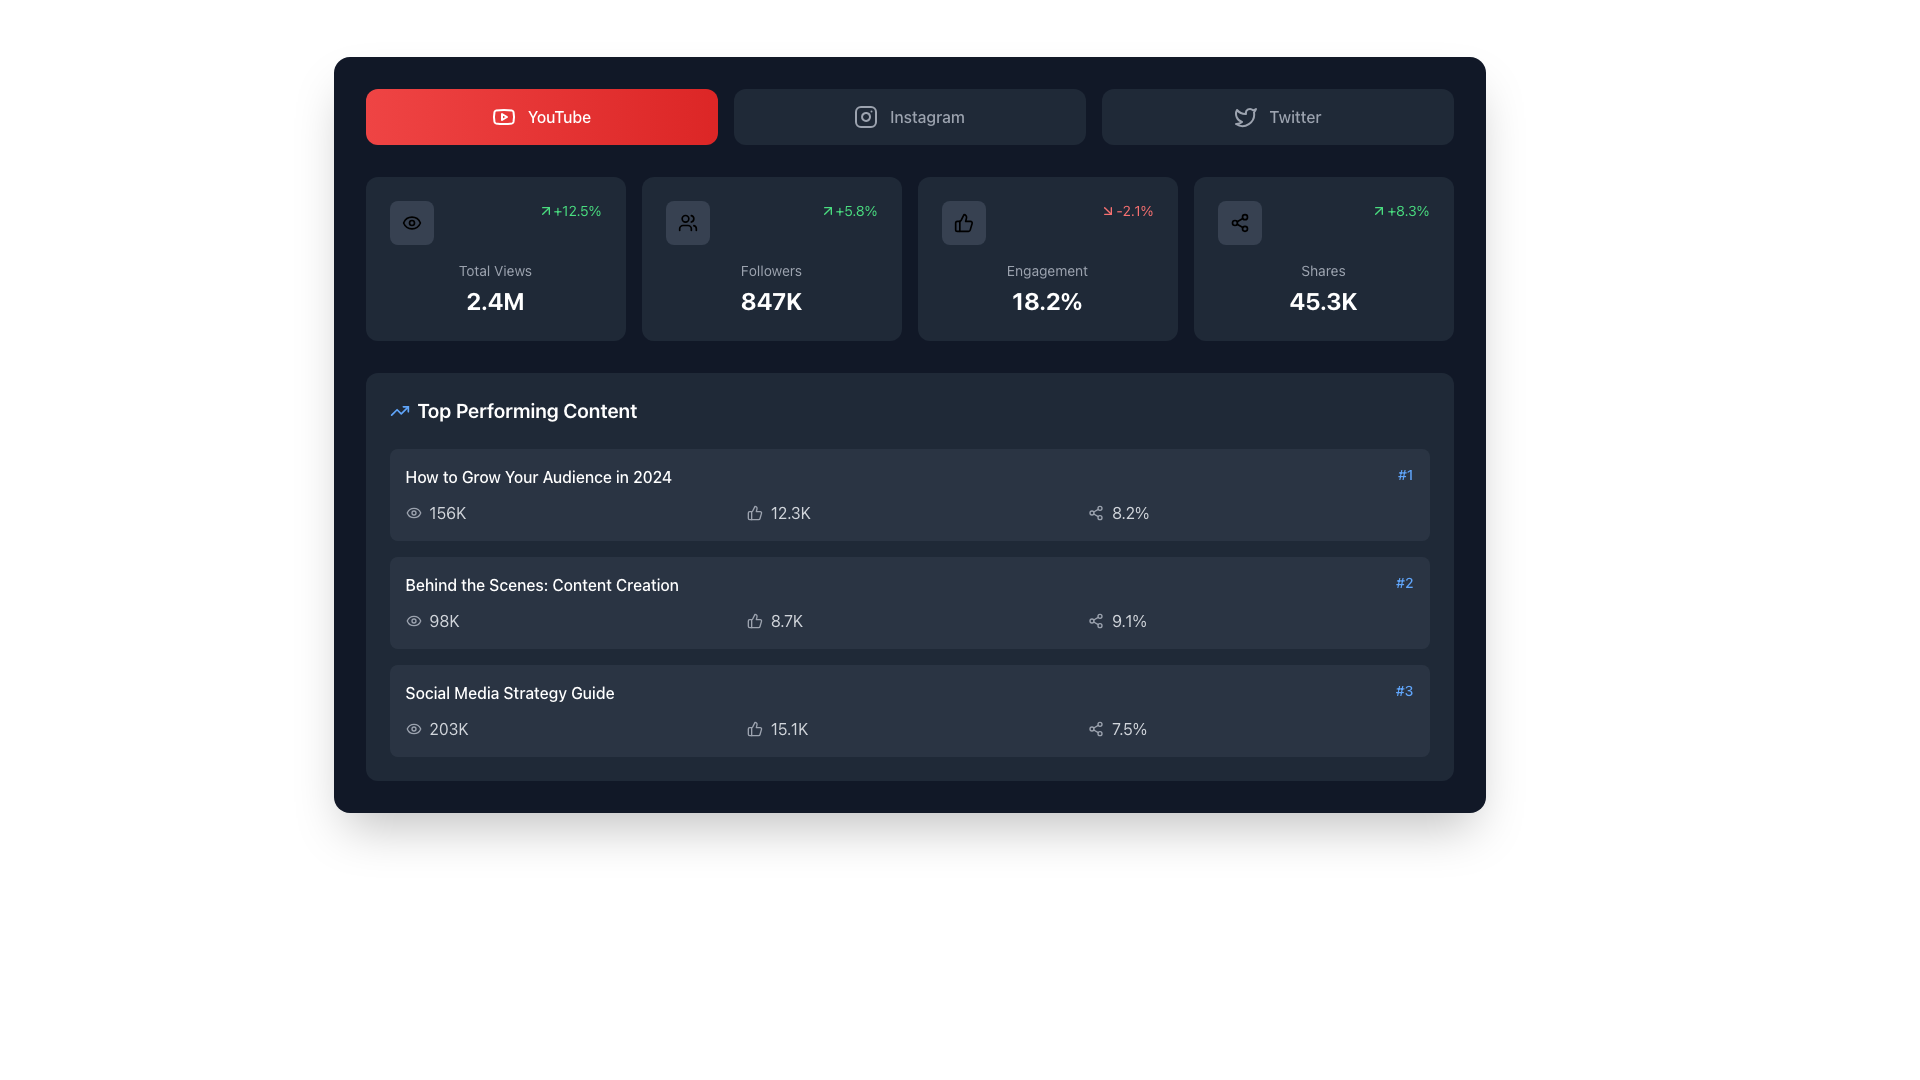 The width and height of the screenshot is (1920, 1080). Describe the element at coordinates (509, 692) in the screenshot. I see `the text label 'Social Media Strategy Guide' which is the third item under 'Top Performing Content' on a dark background` at that location.